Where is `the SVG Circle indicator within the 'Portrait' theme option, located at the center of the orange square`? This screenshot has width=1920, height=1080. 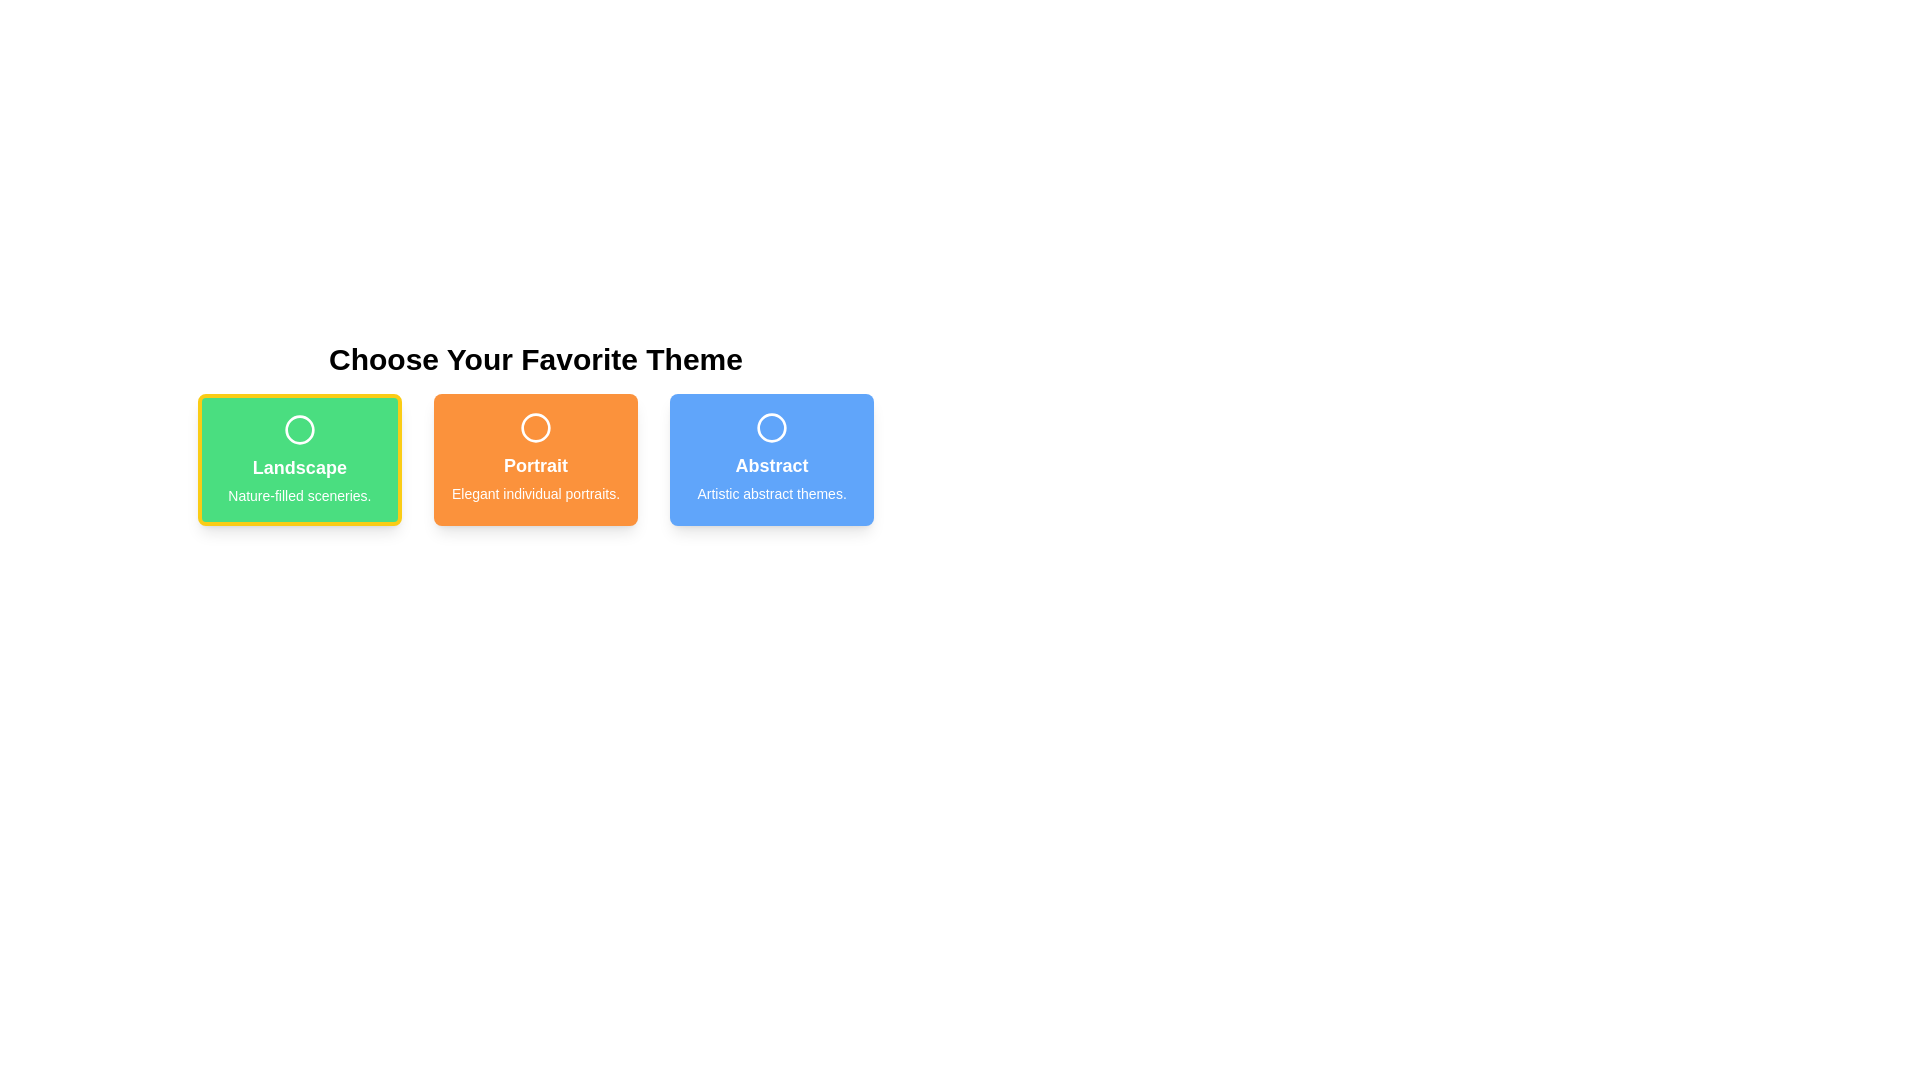
the SVG Circle indicator within the 'Portrait' theme option, located at the center of the orange square is located at coordinates (536, 427).